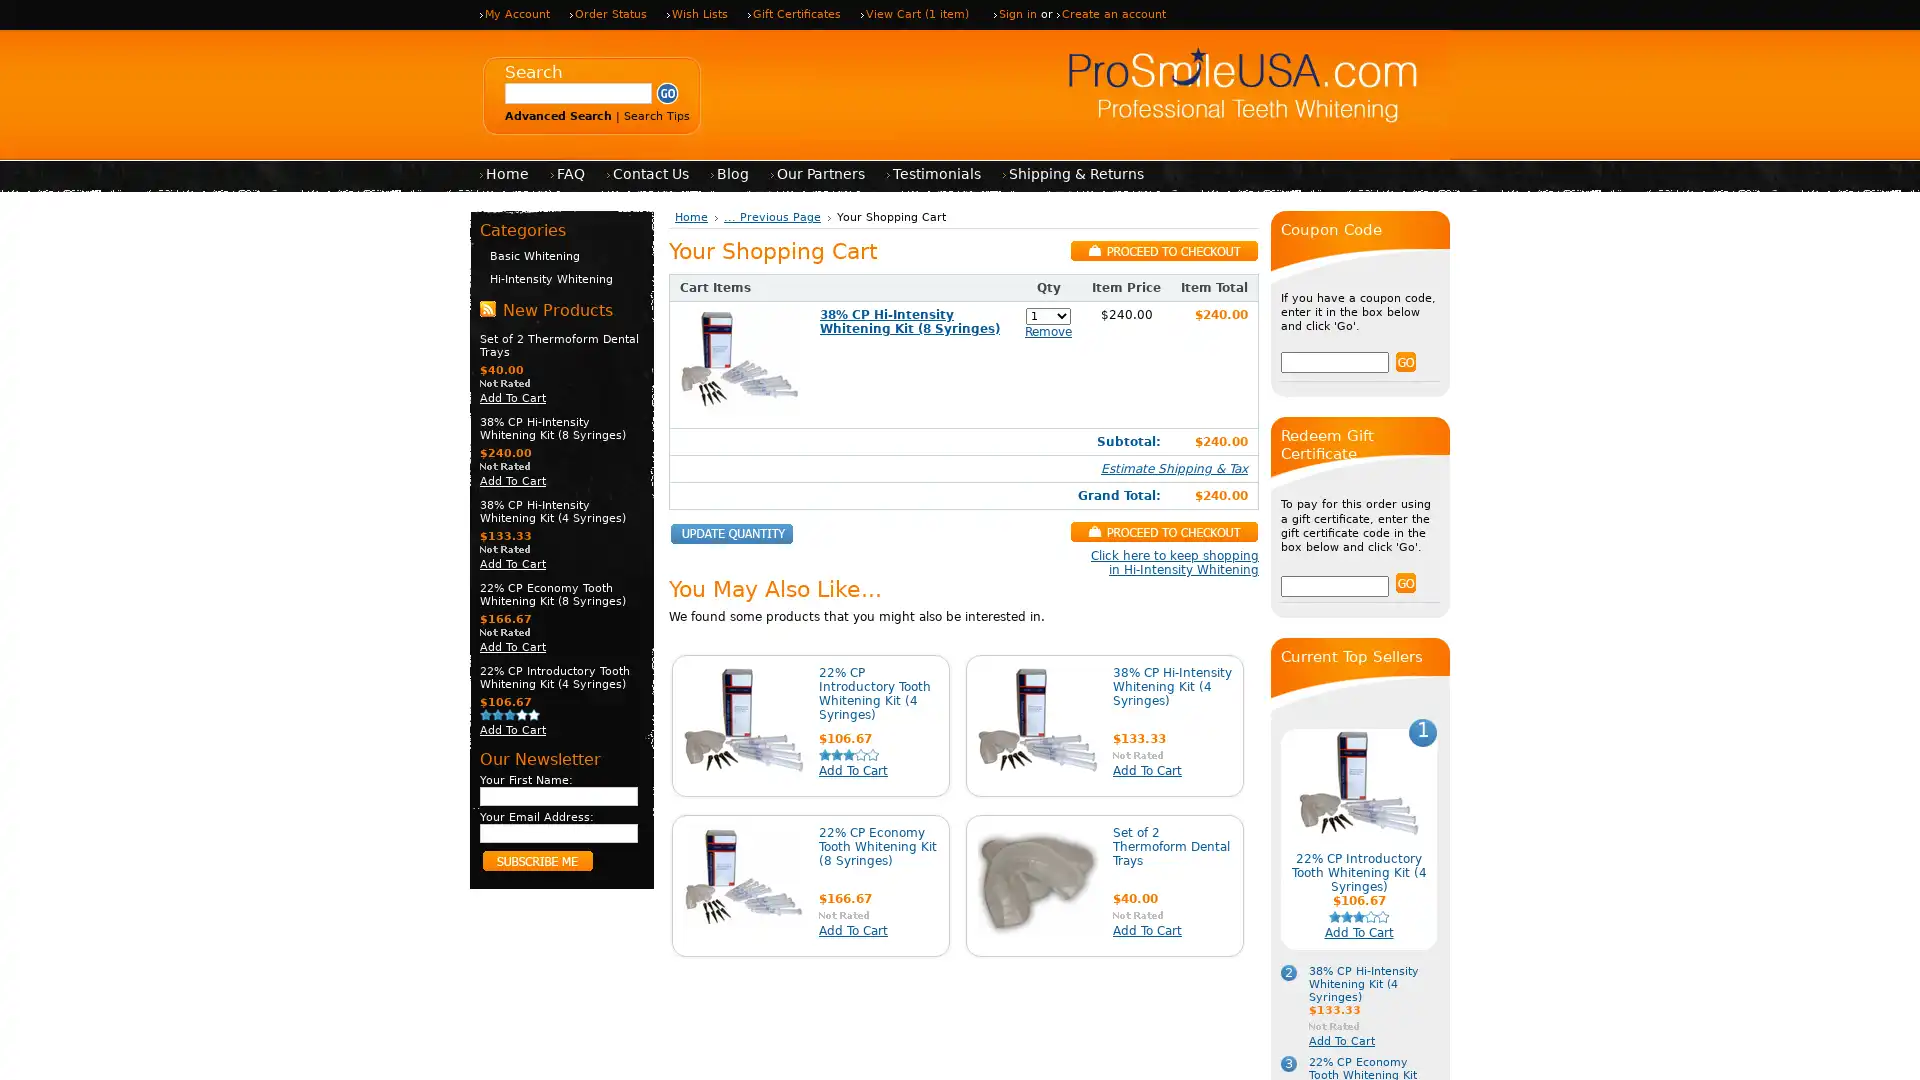 The image size is (1920, 1080). I want to click on Go, so click(1405, 362).